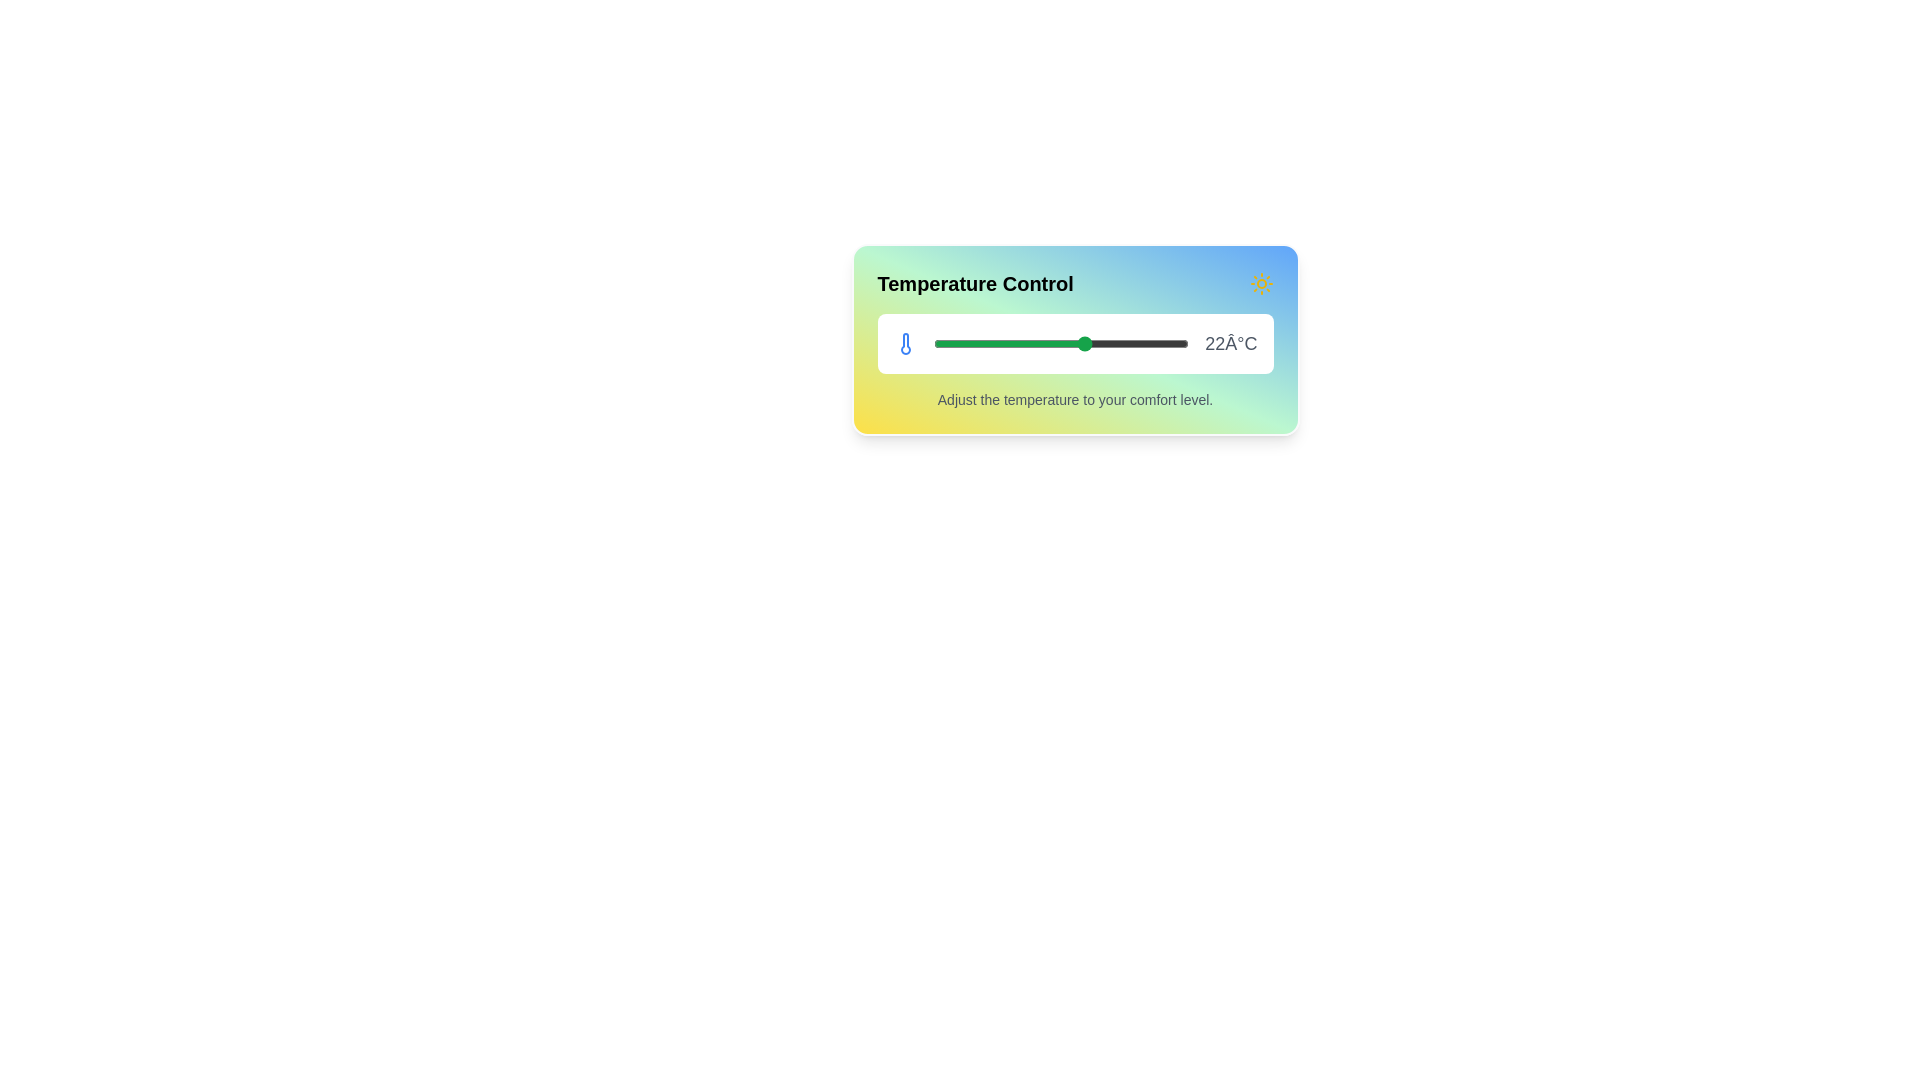 The image size is (1920, 1080). I want to click on the temperature, so click(944, 338).